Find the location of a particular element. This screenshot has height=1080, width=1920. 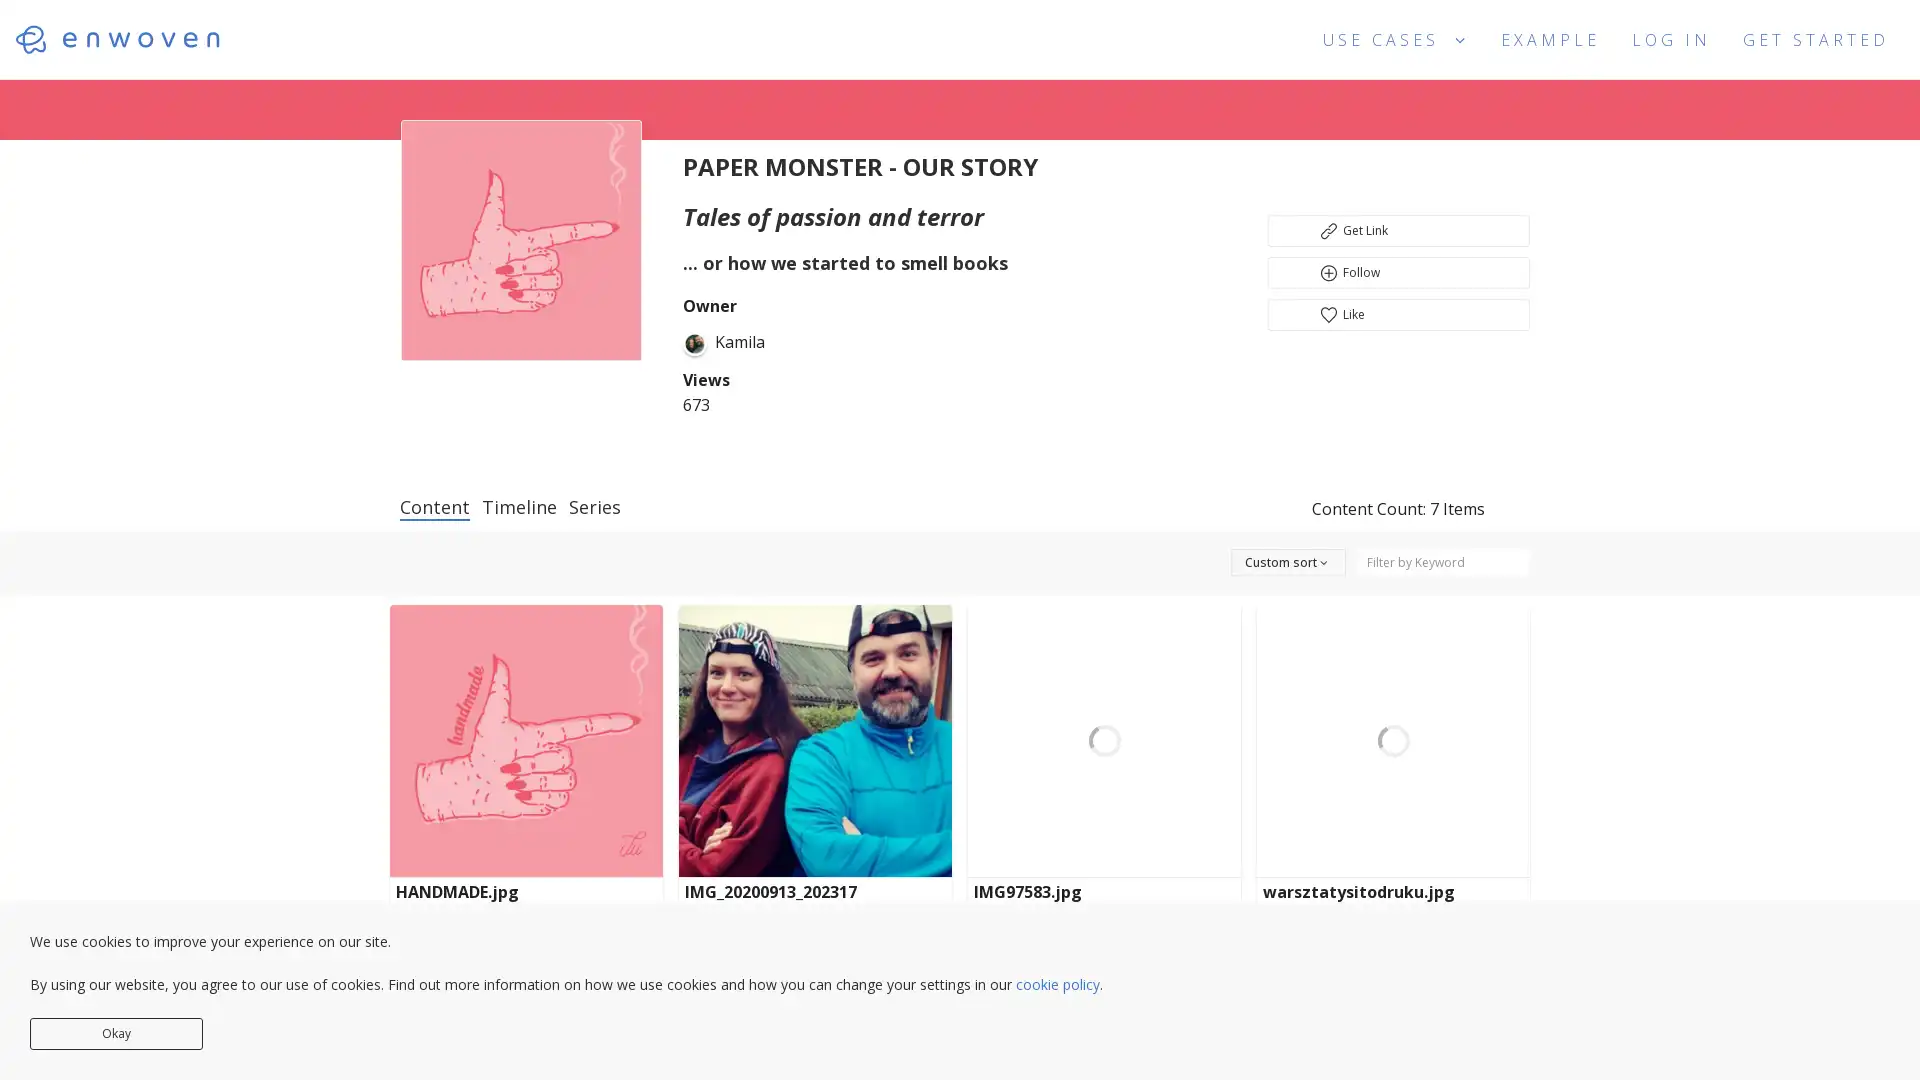

150 views image preview is located at coordinates (526, 740).